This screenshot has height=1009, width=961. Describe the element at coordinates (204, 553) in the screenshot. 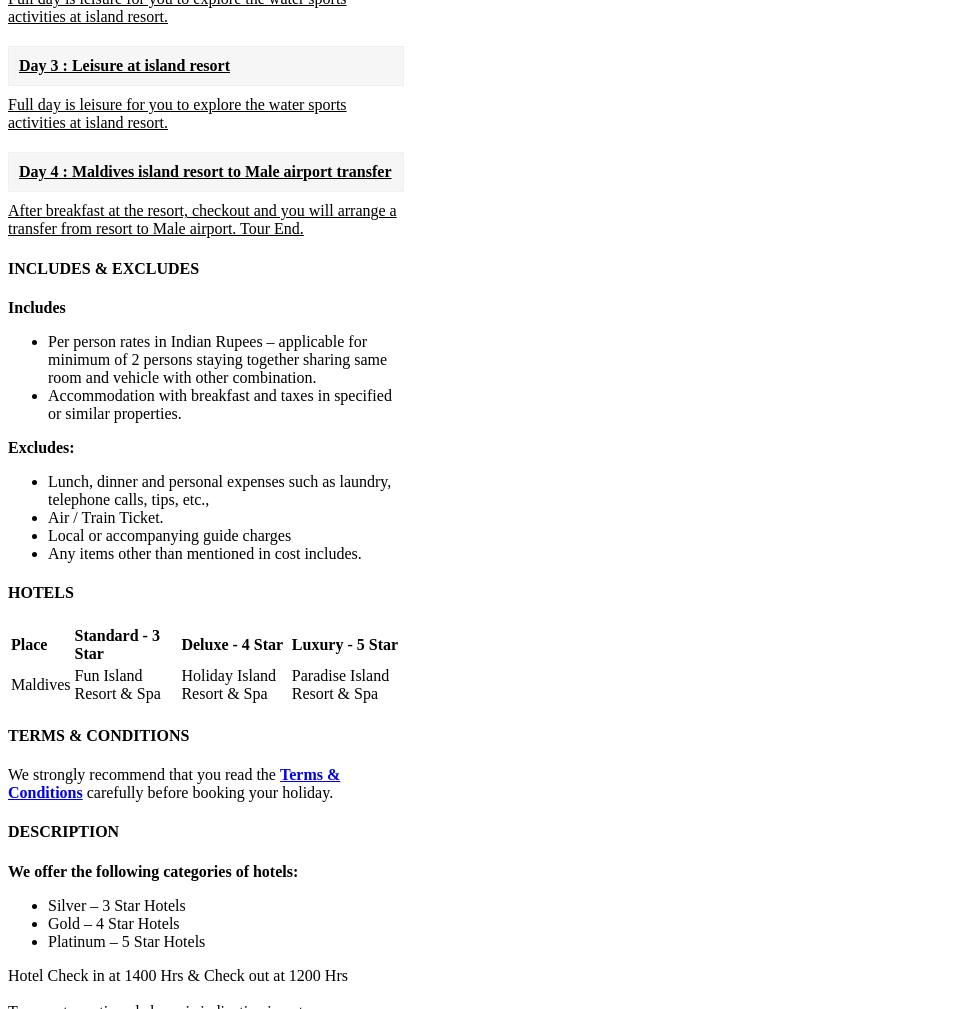

I see `'Any items other than mentioned in cost includes.'` at that location.